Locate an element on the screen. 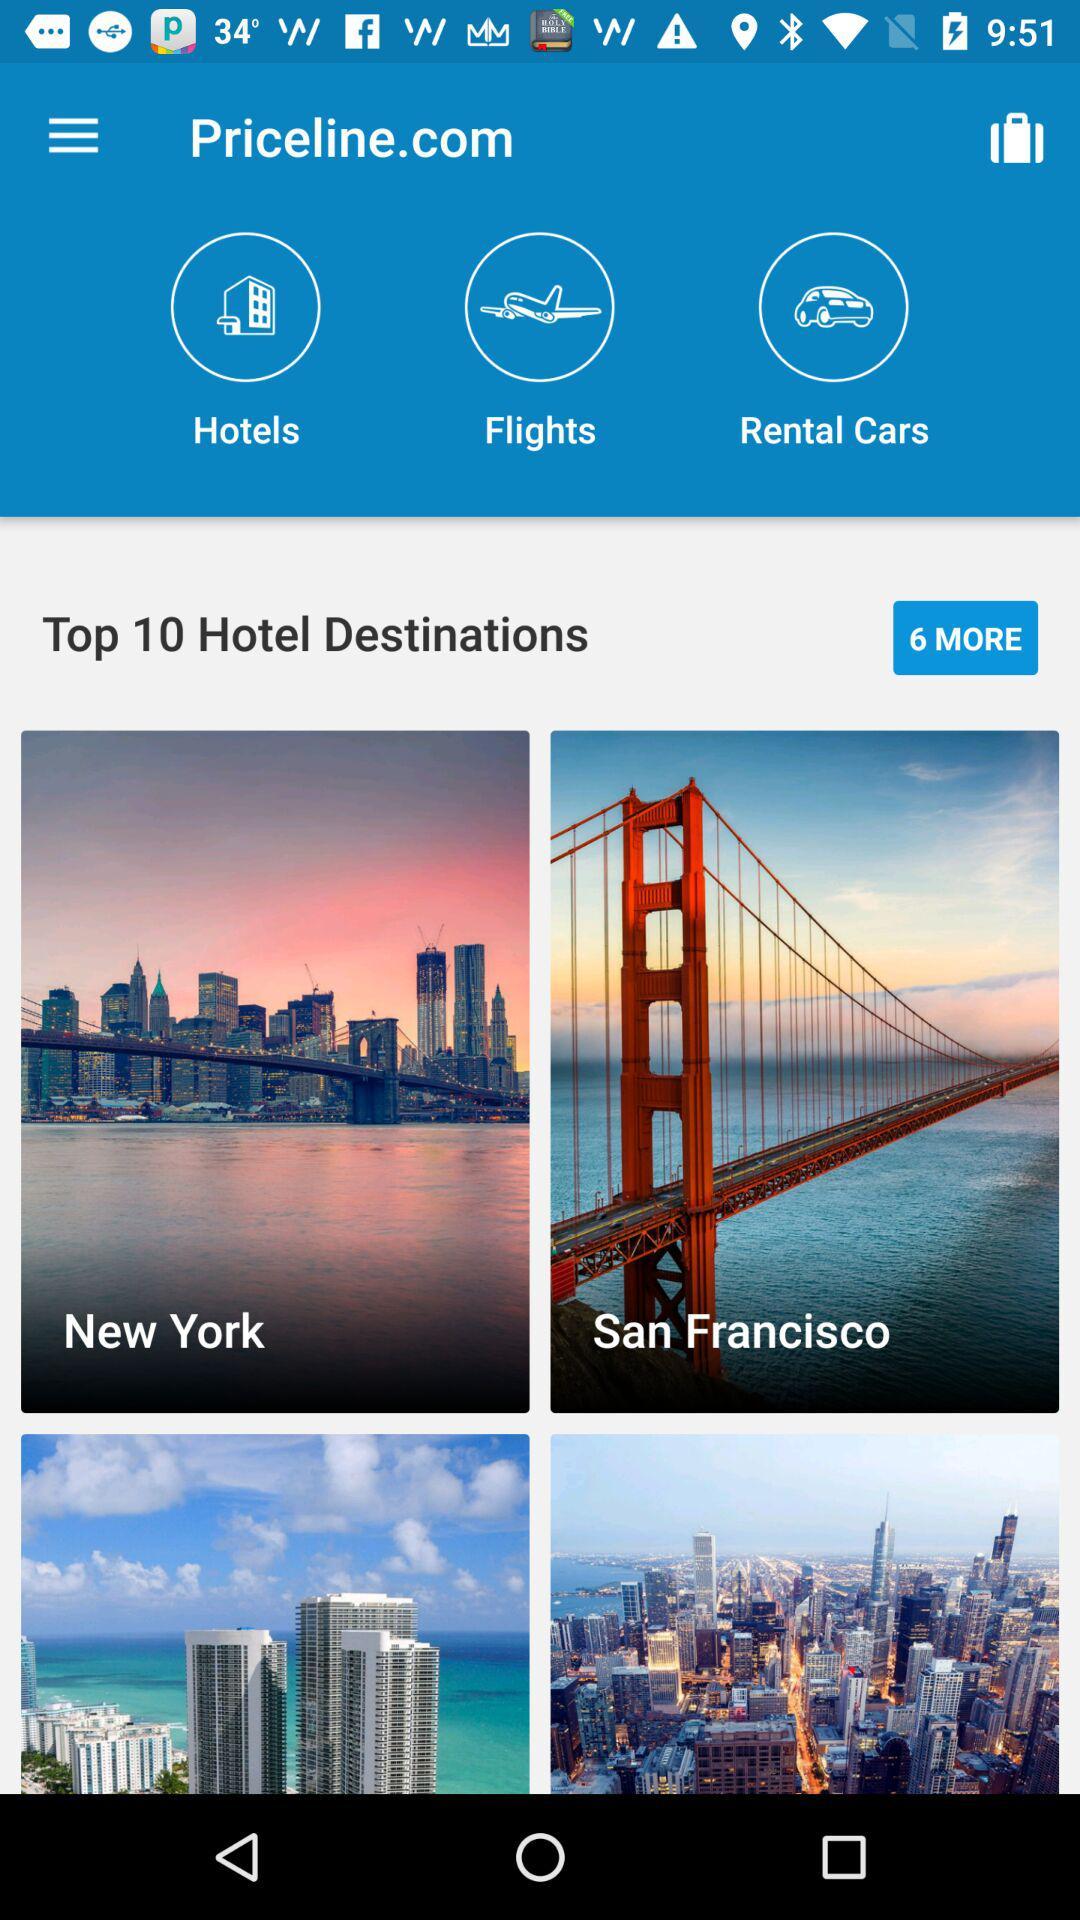  icon below priceline.com is located at coordinates (540, 342).